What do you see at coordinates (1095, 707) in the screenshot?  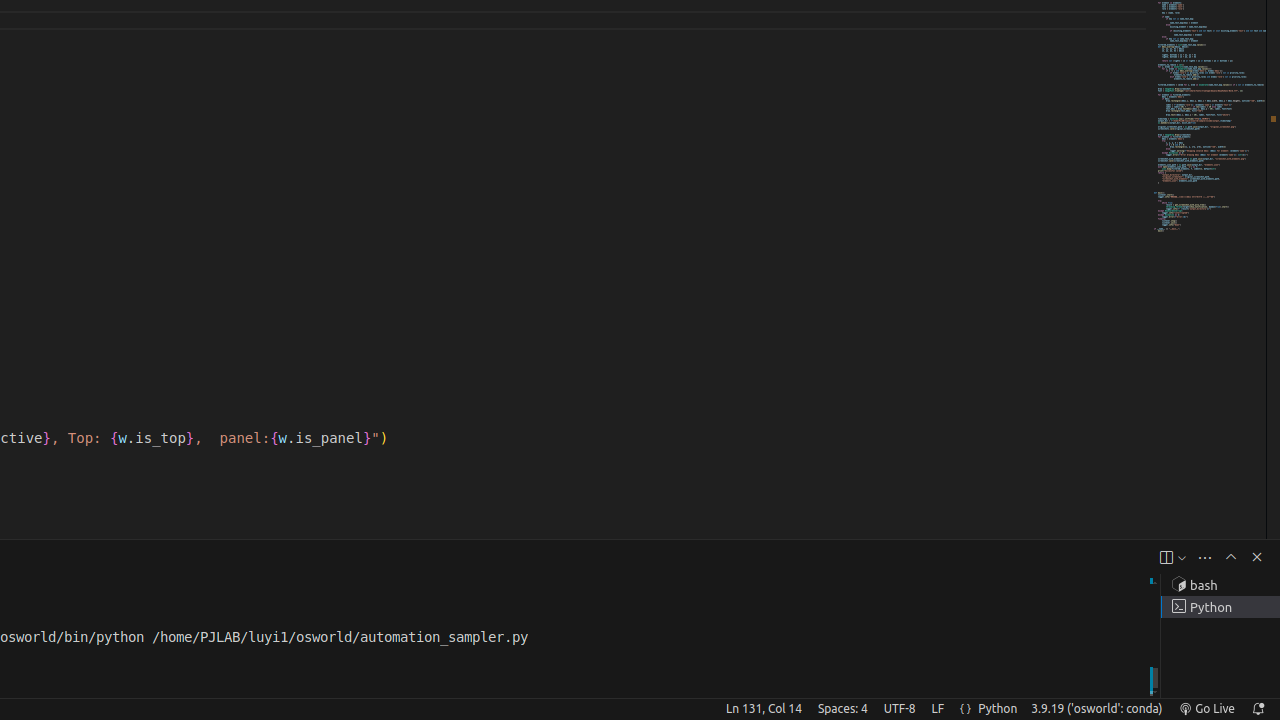 I see `'3.9.19 ('` at bounding box center [1095, 707].